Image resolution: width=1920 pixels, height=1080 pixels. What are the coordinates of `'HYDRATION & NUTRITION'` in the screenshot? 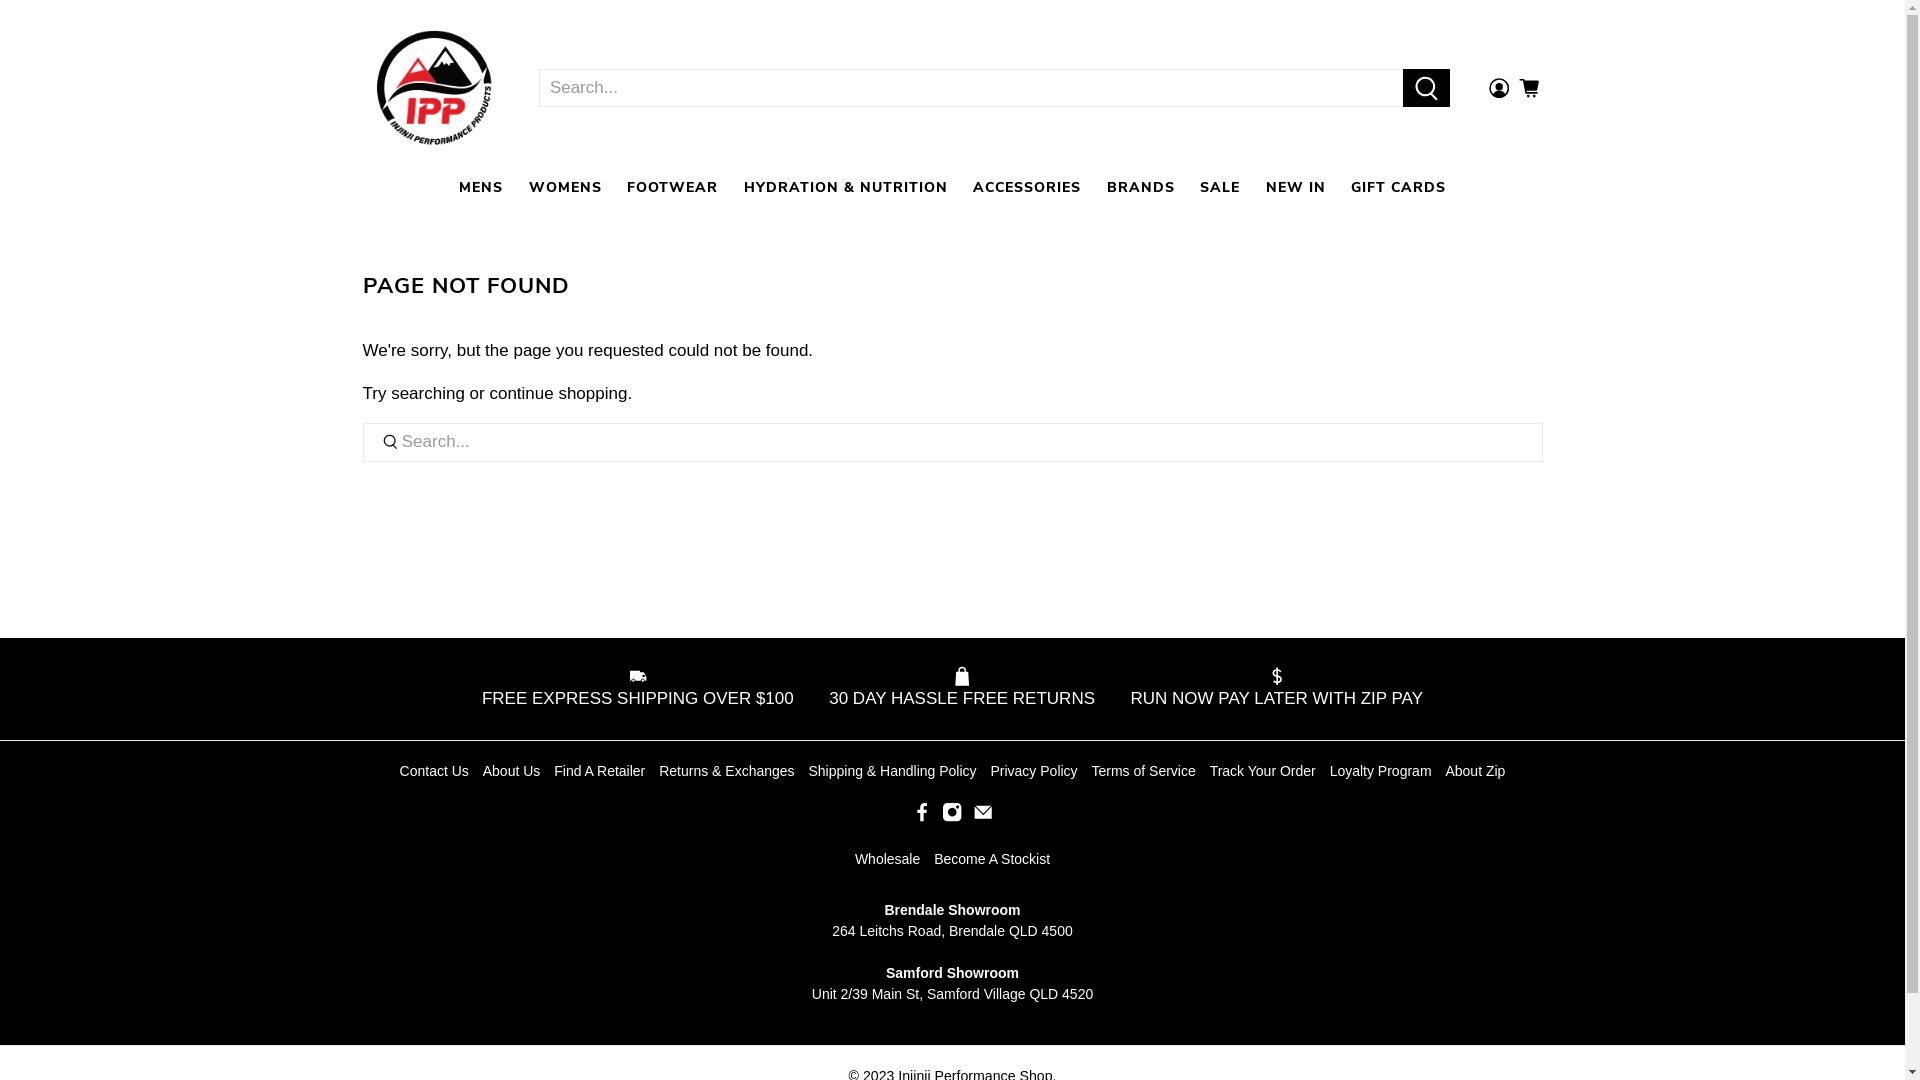 It's located at (845, 187).